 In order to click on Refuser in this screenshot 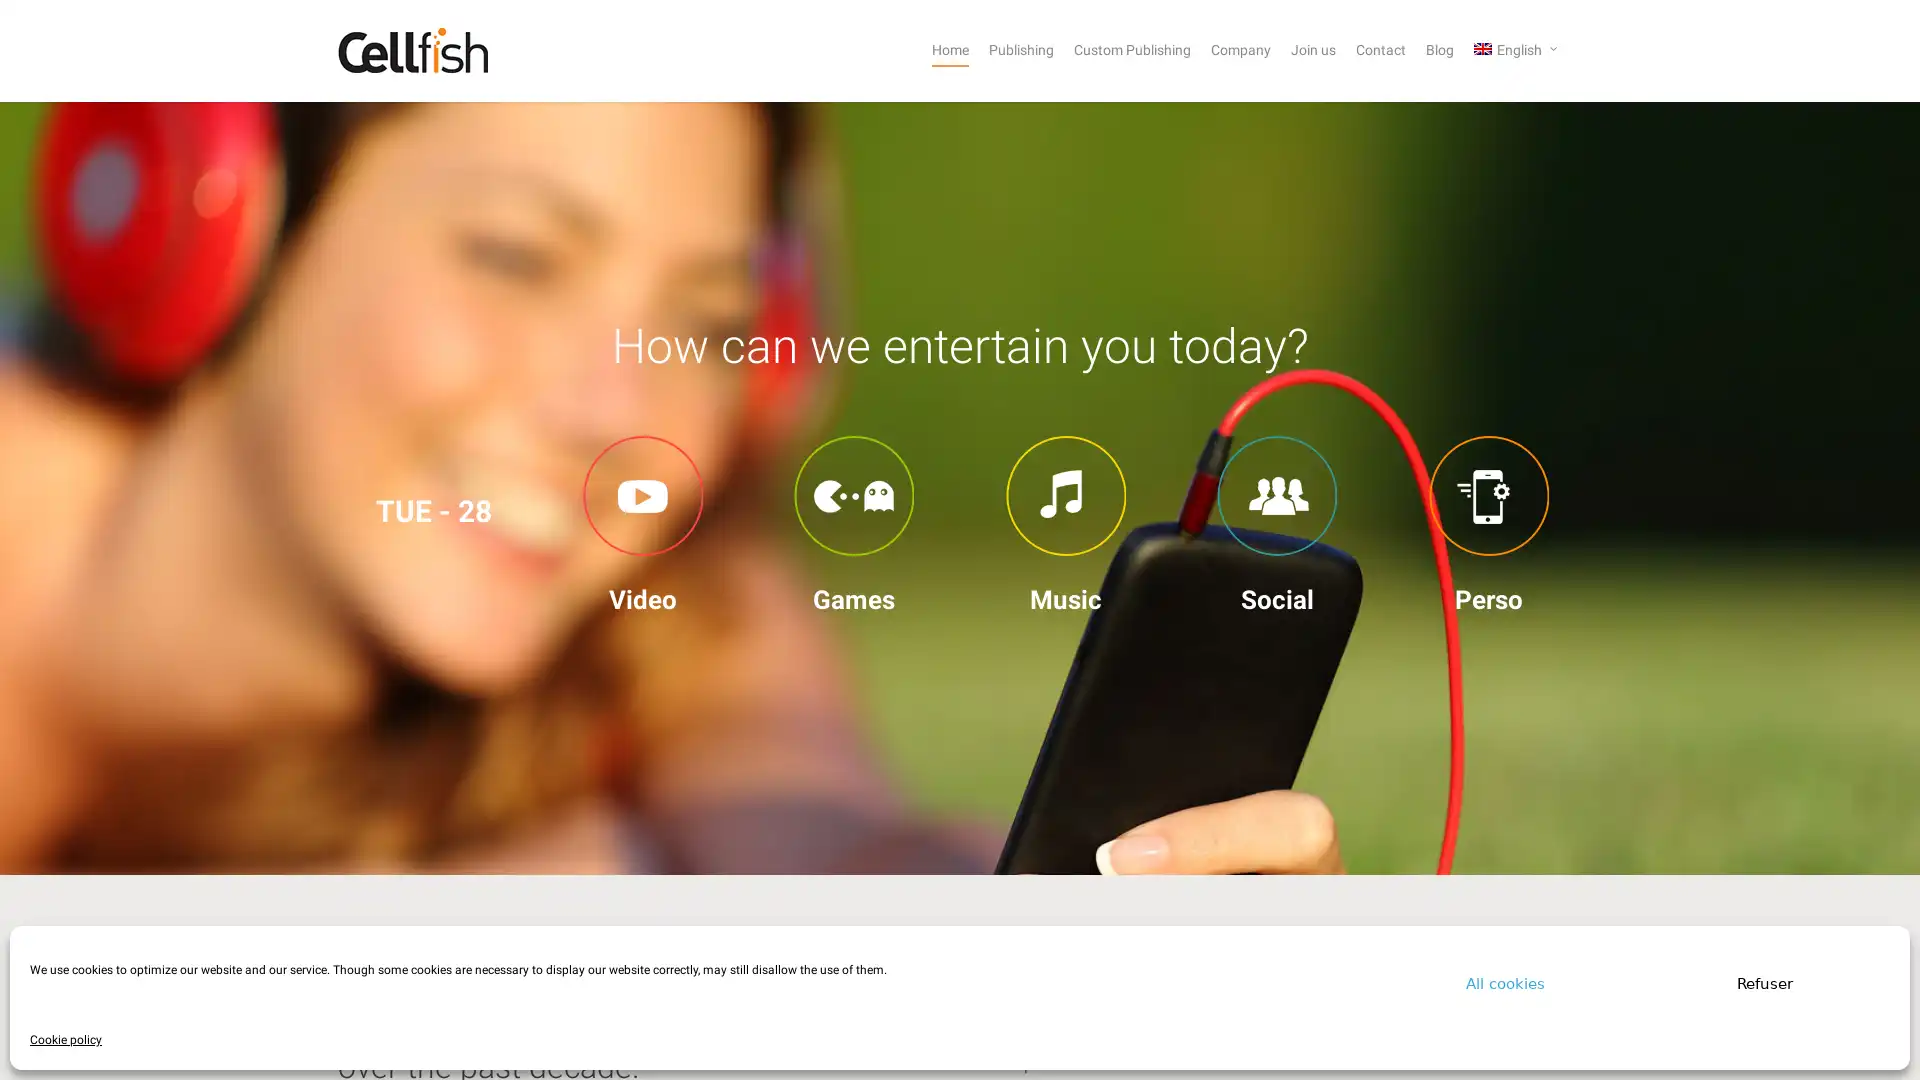, I will do `click(1765, 982)`.